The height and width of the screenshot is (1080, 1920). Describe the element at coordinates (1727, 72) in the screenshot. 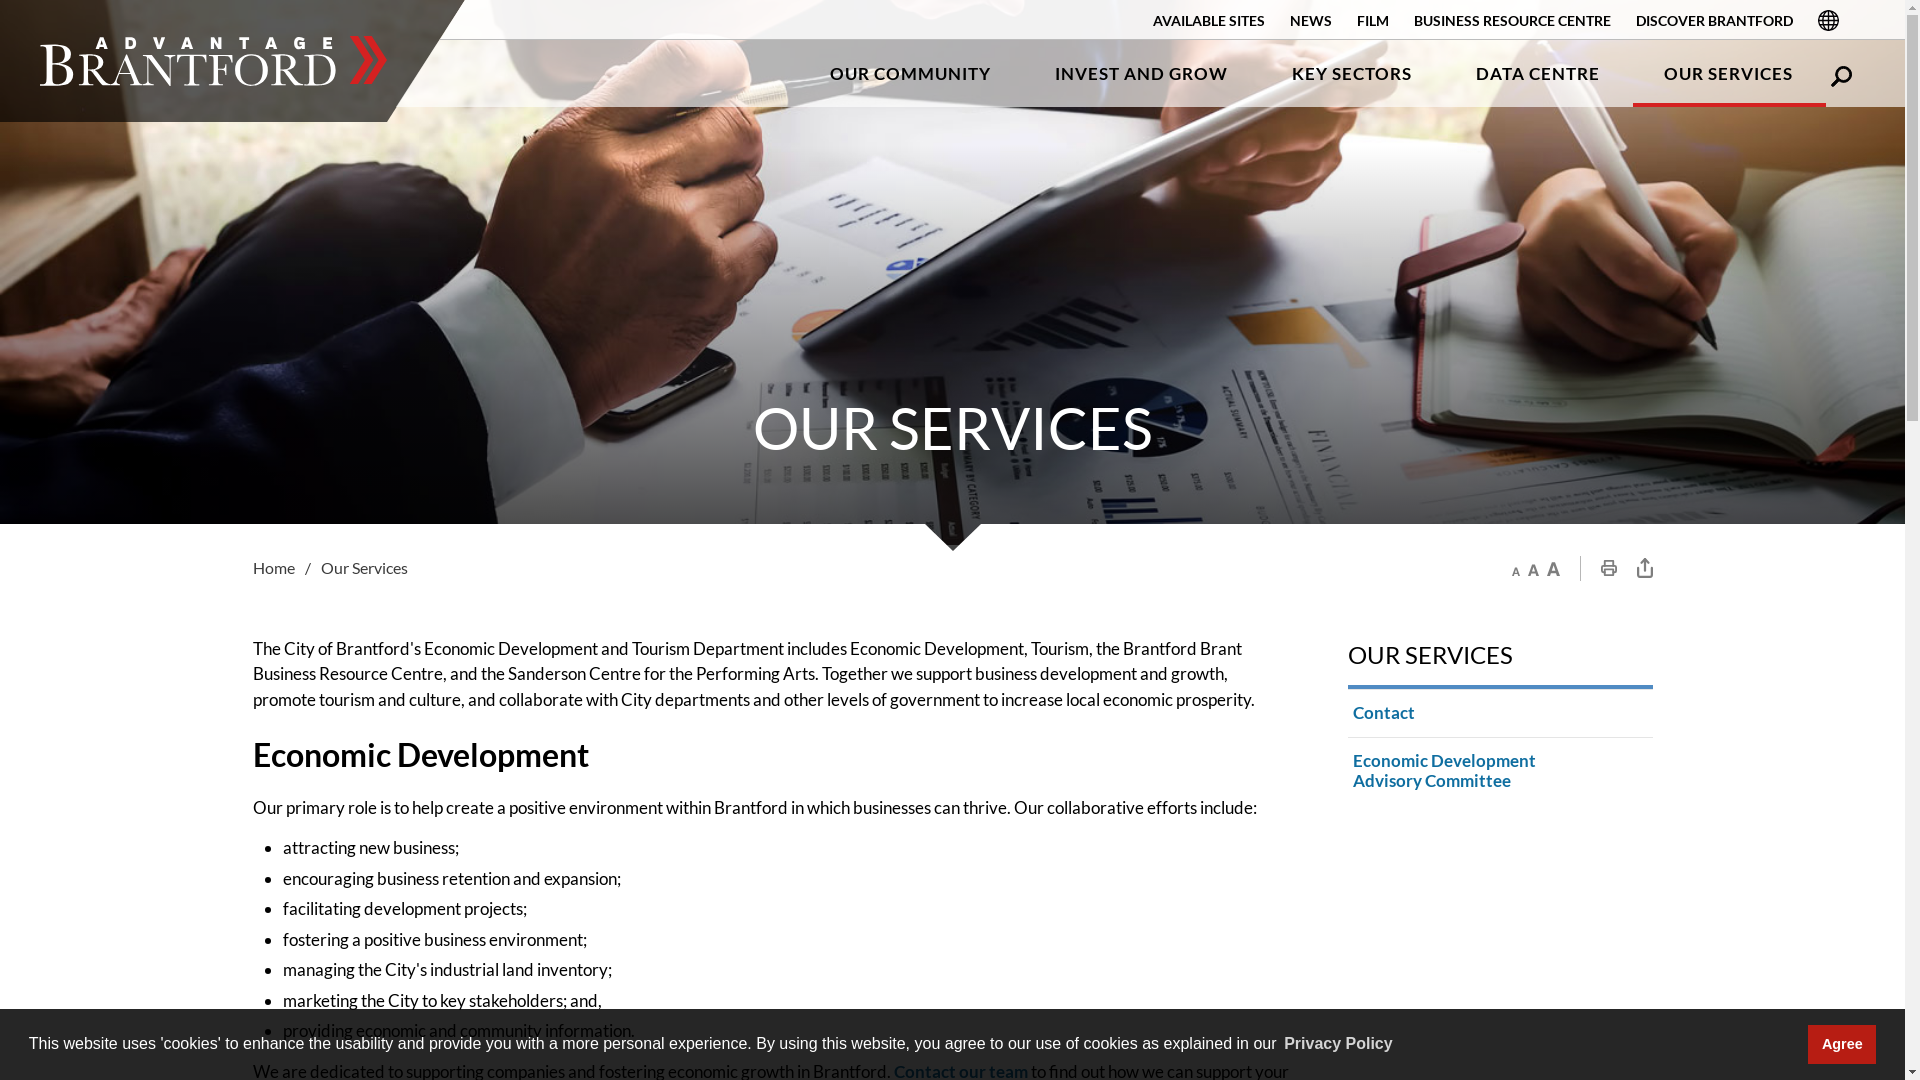

I see `'OUR SERVICES'` at that location.